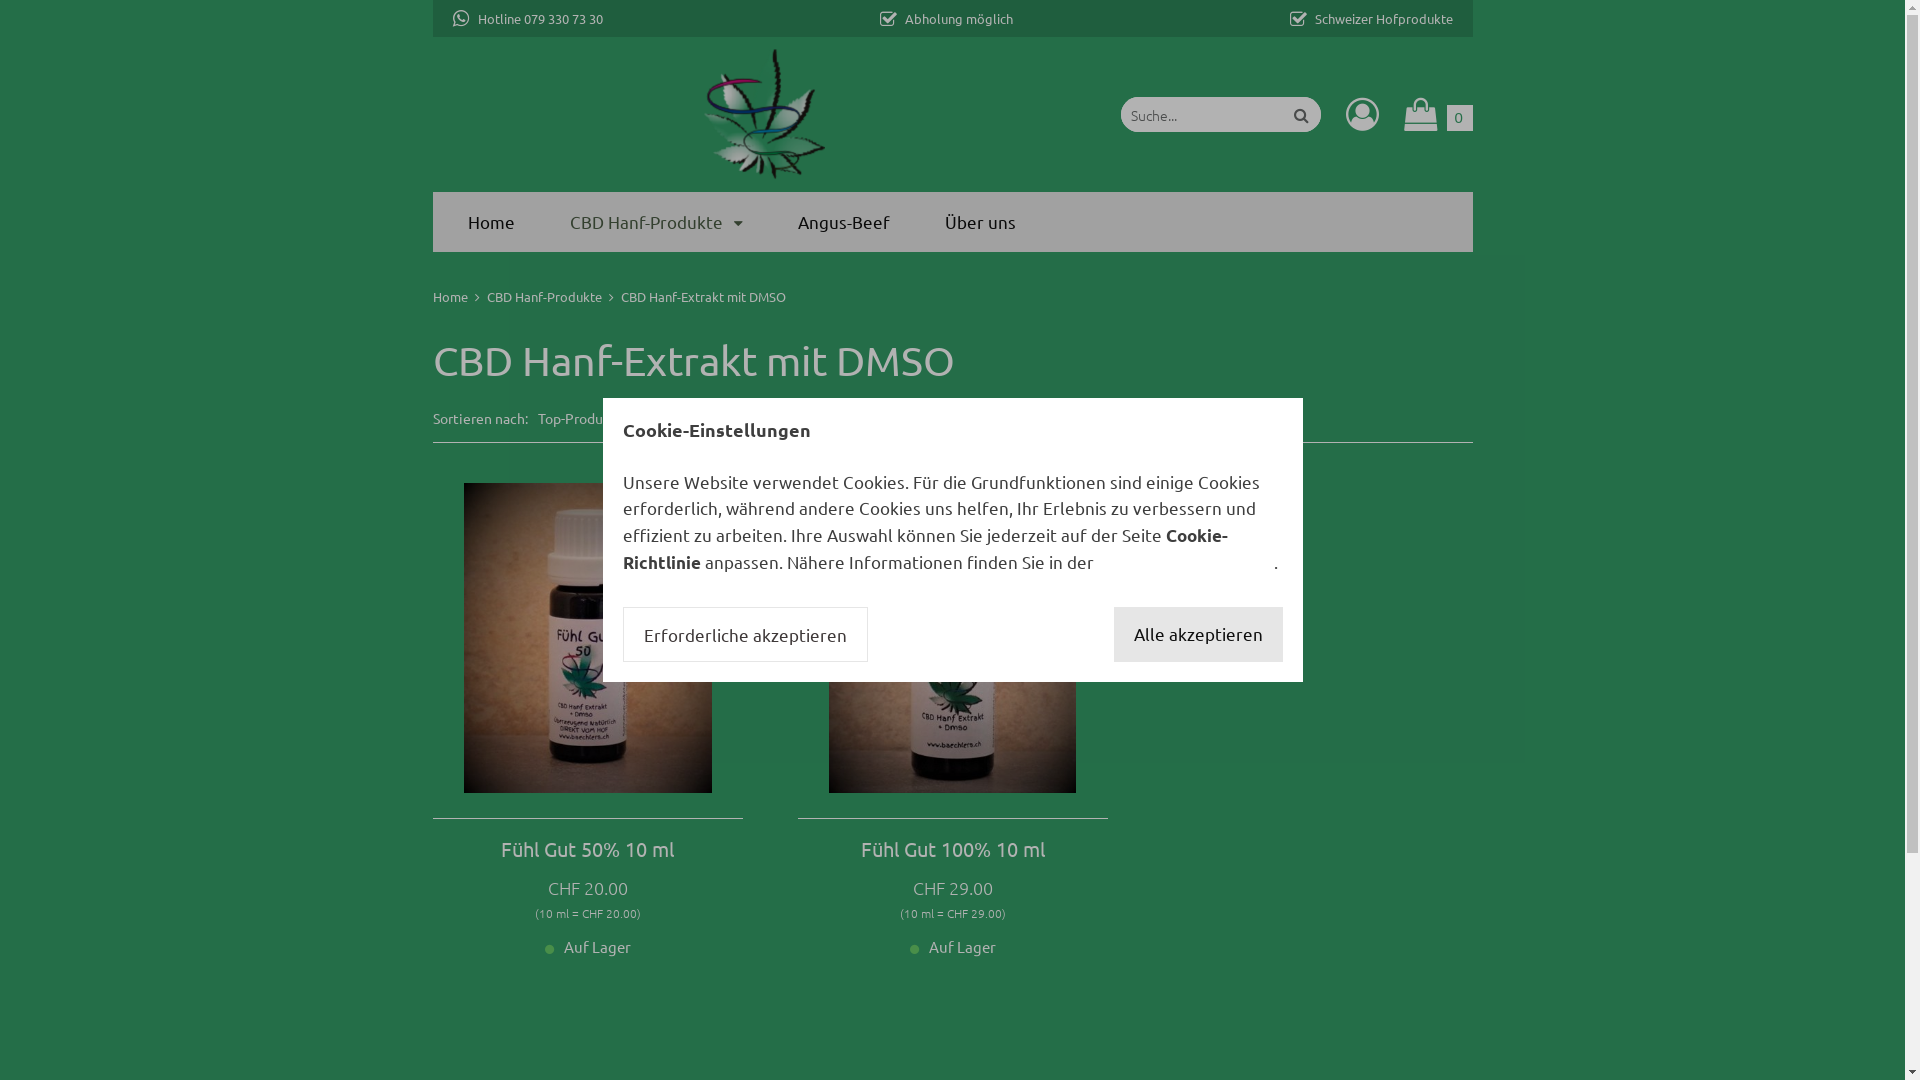 The height and width of the screenshot is (1080, 1920). What do you see at coordinates (1402, 114) in the screenshot?
I see `'Warenkorb anzeigen. Sie haben 0 Artikel im Warenkorb.` at bounding box center [1402, 114].